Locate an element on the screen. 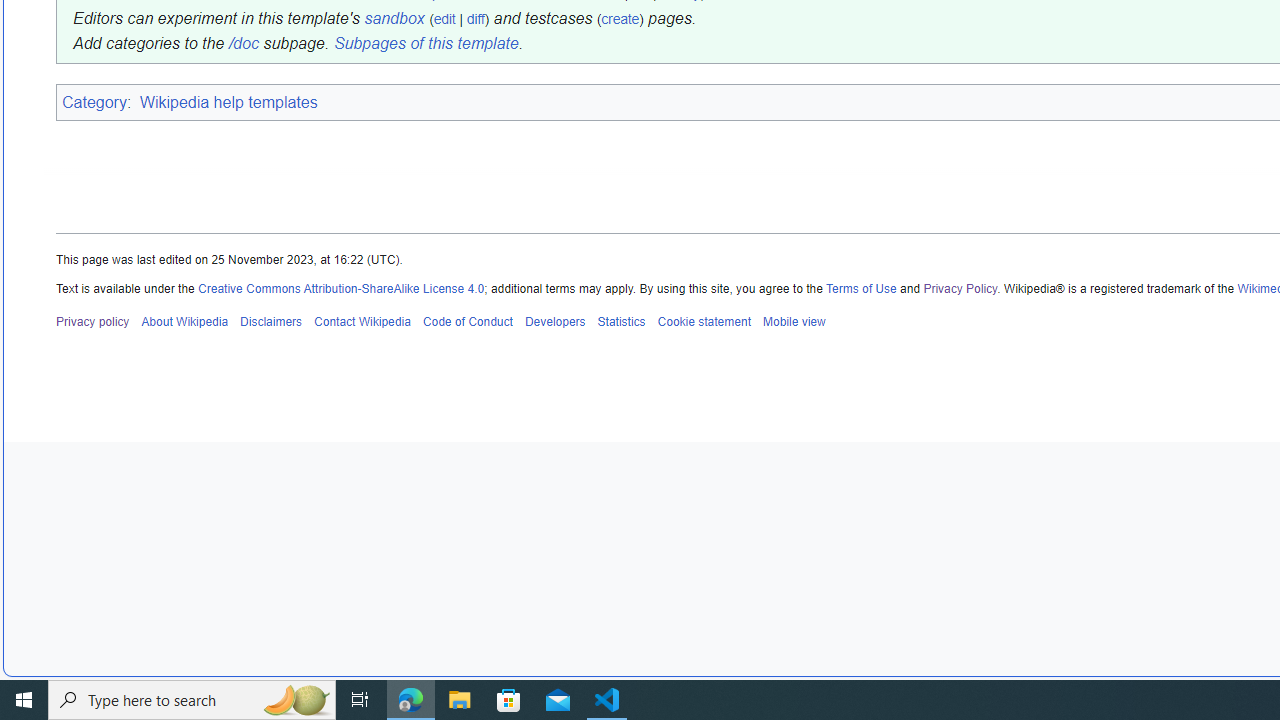 This screenshot has width=1280, height=720. 'sandbox' is located at coordinates (394, 18).